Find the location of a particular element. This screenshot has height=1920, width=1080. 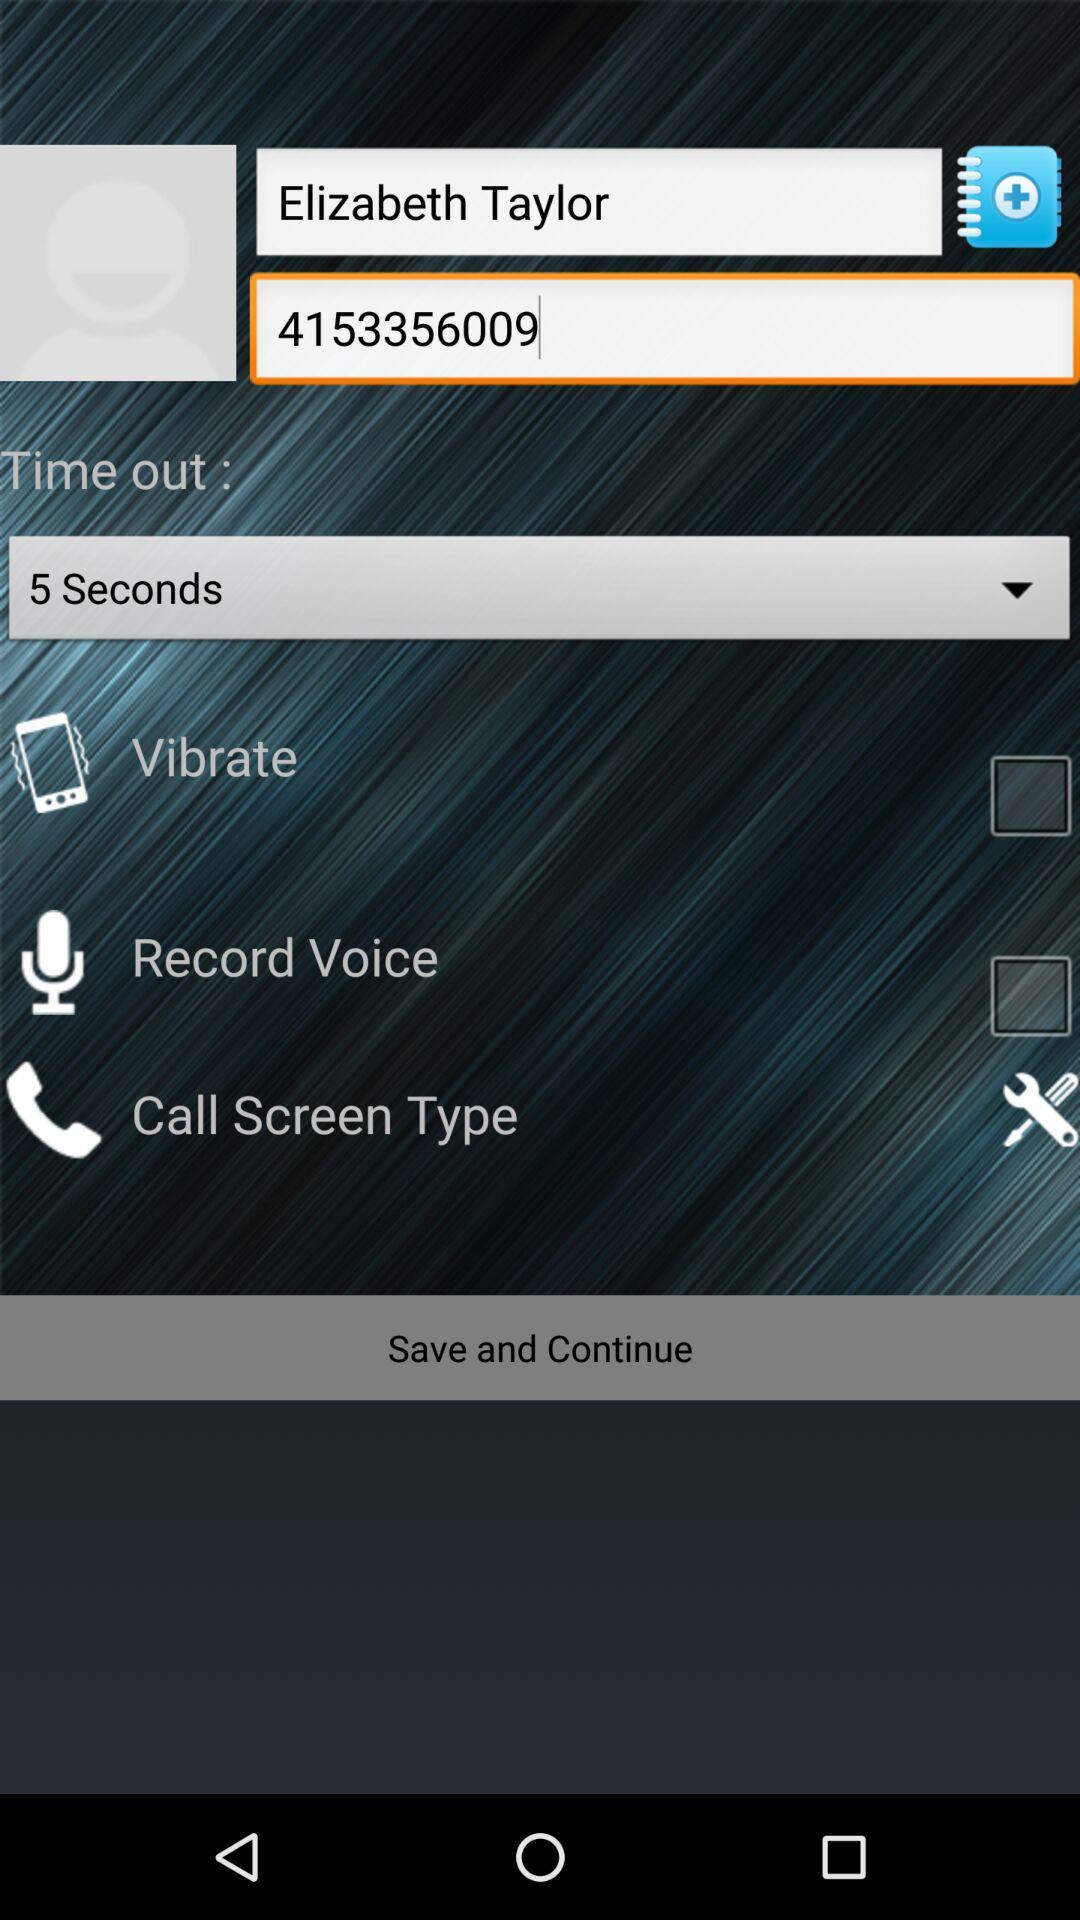

address book is located at coordinates (1008, 197).